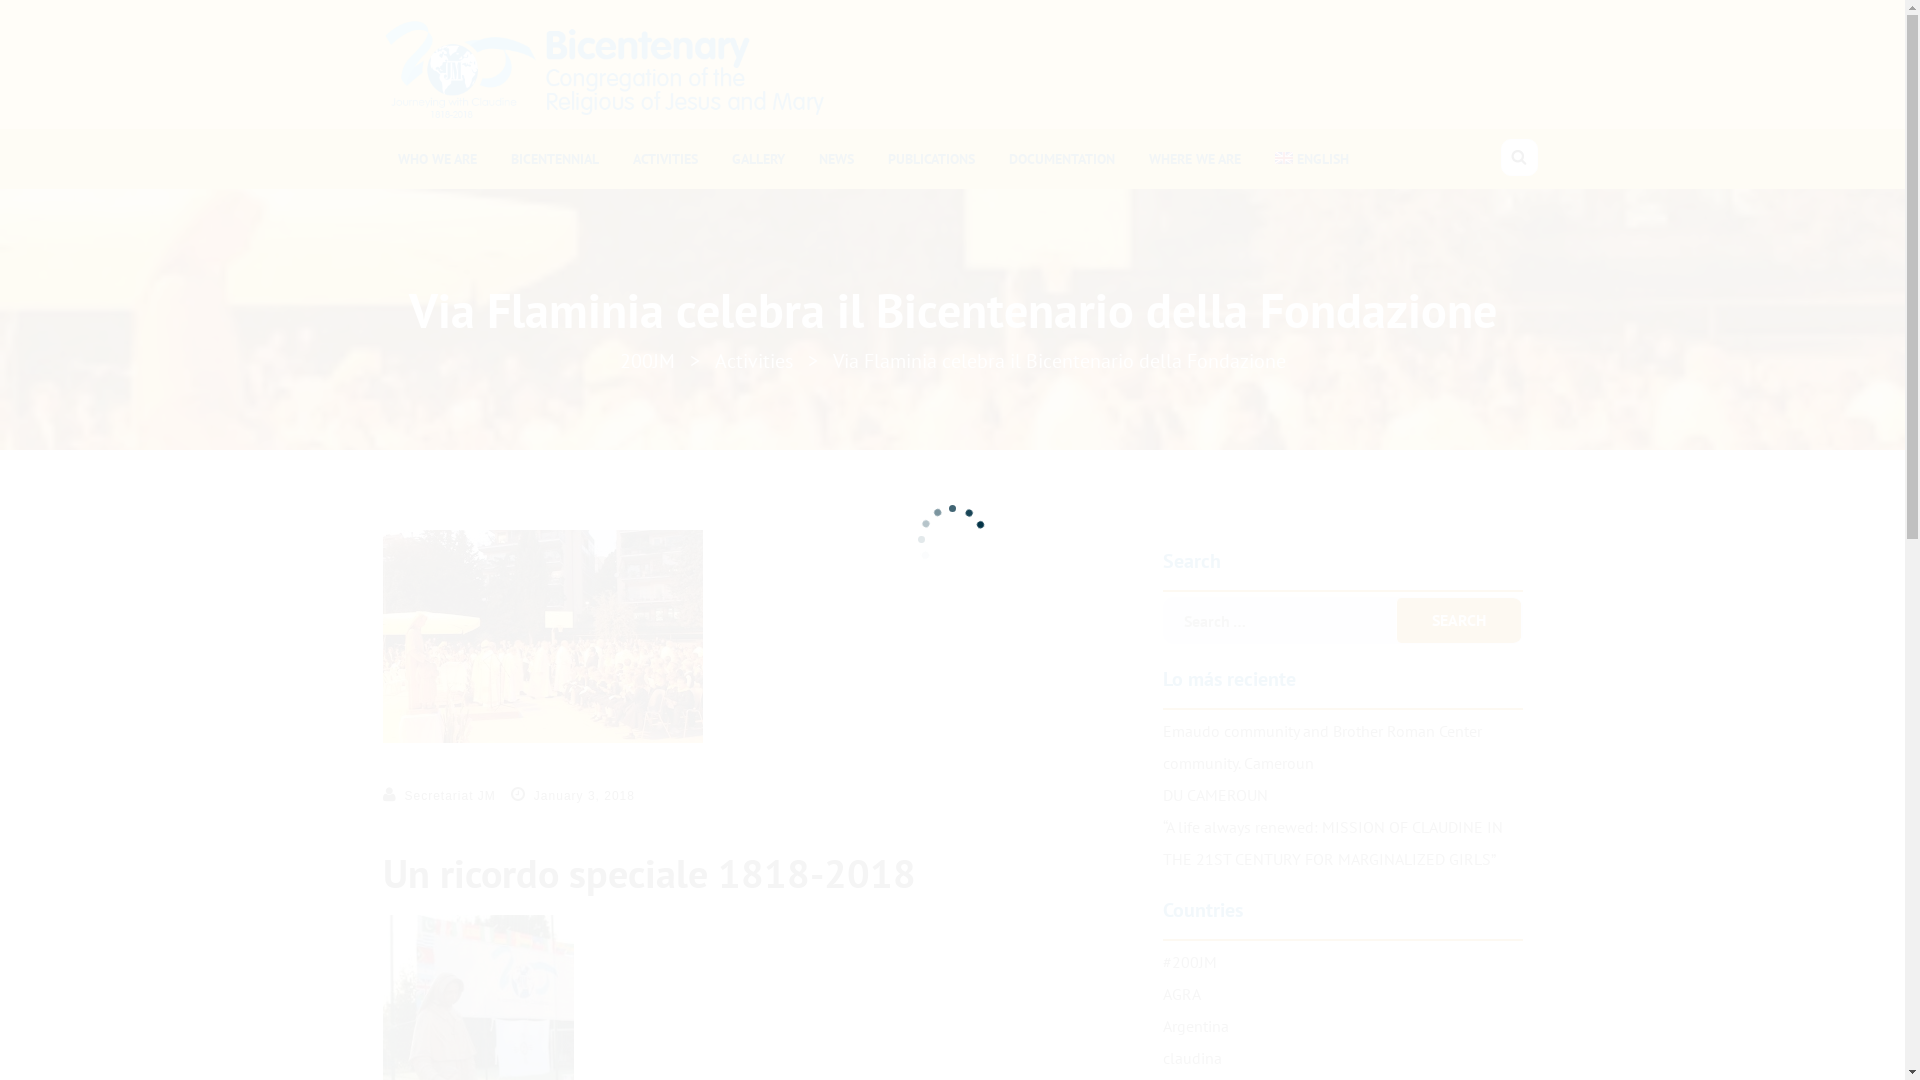 The image size is (1920, 1080). I want to click on 'Secretariat JM', so click(402, 794).